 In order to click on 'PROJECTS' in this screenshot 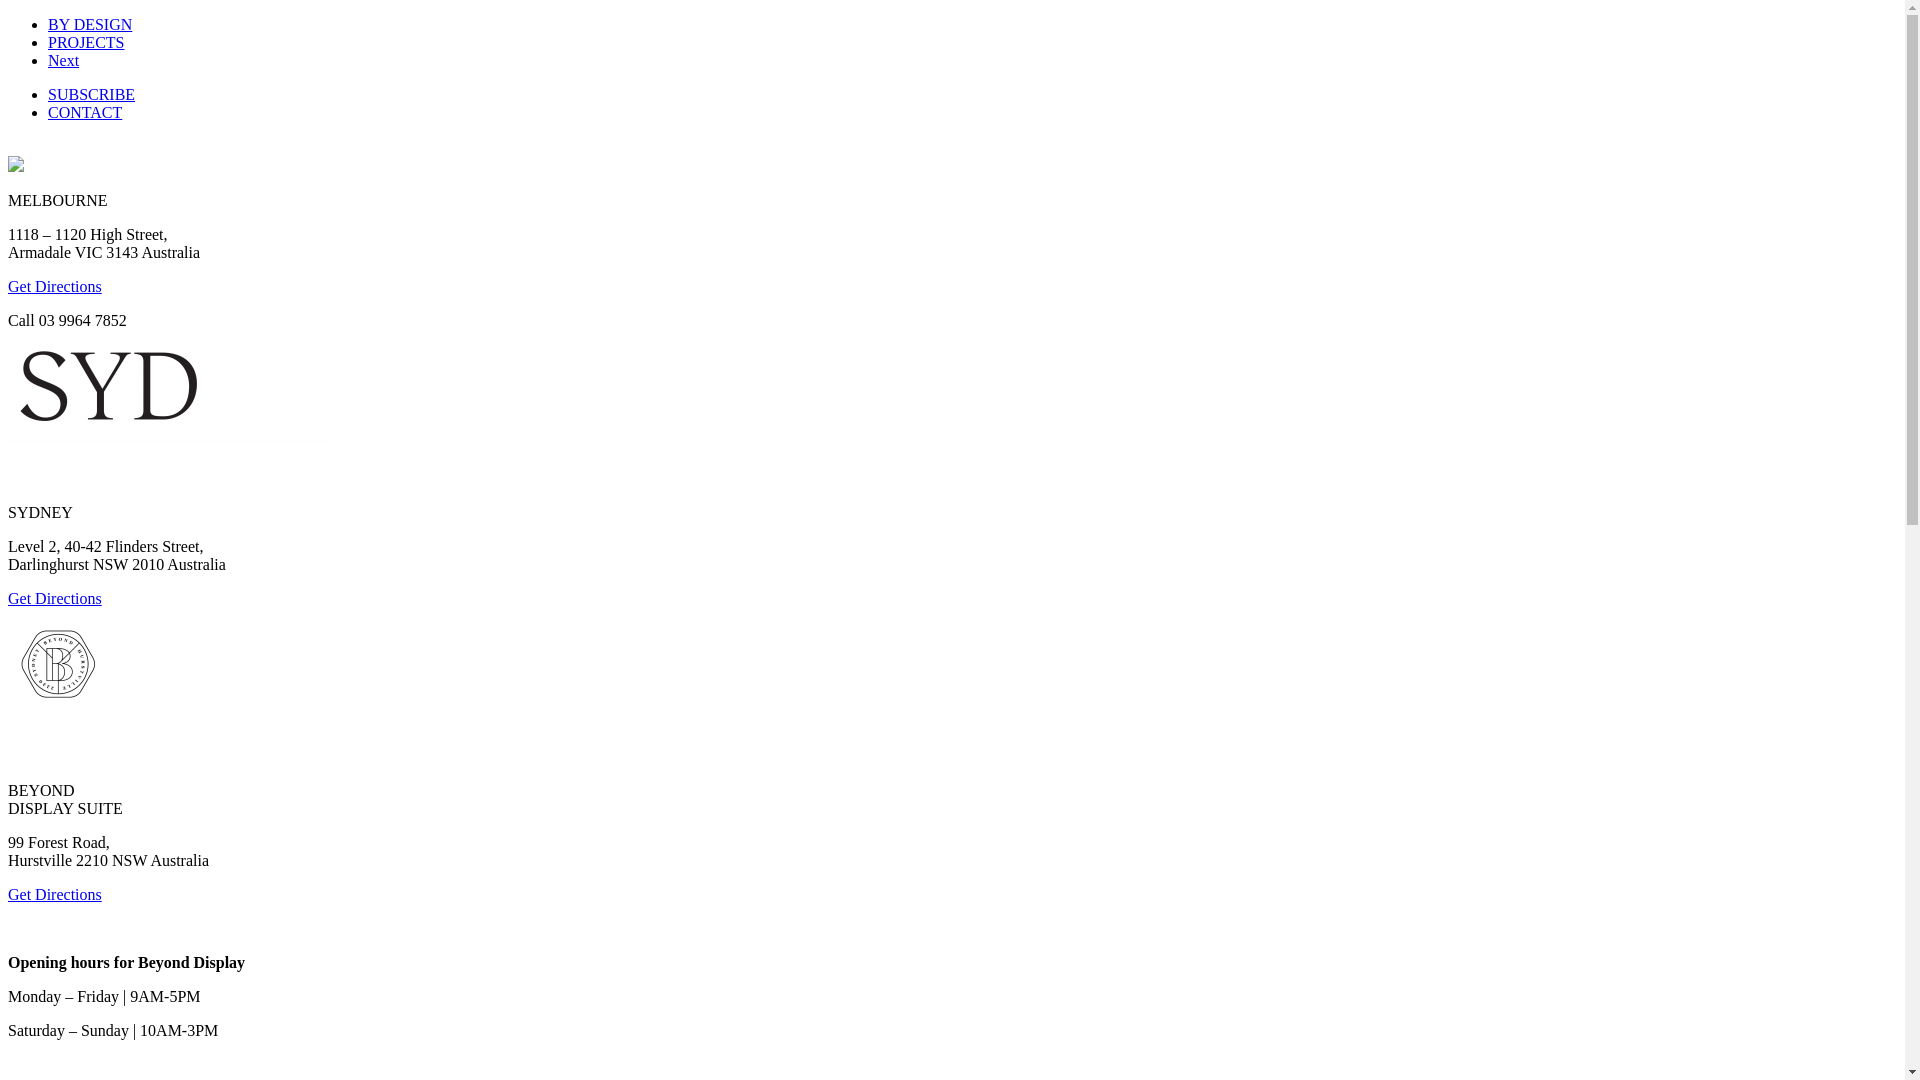, I will do `click(85, 42)`.